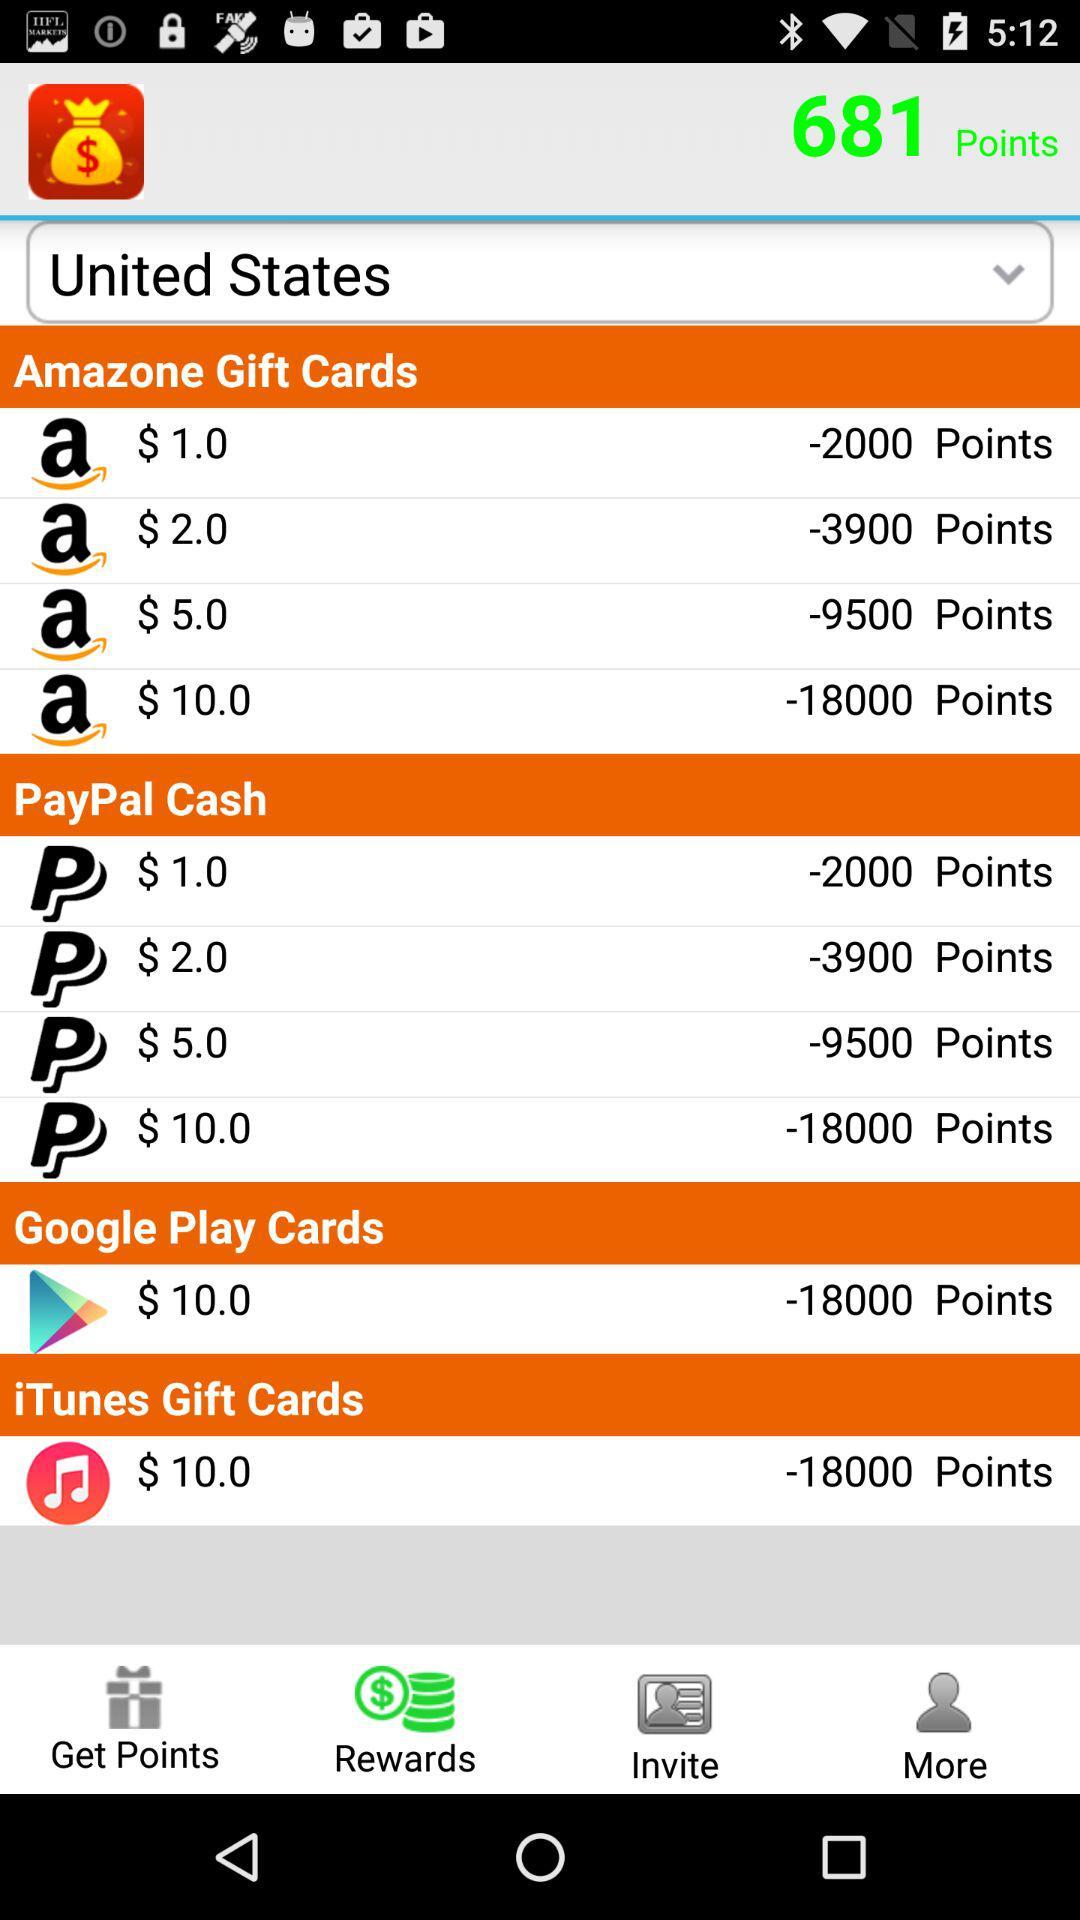 Image resolution: width=1080 pixels, height=1920 pixels. Describe the element at coordinates (135, 1718) in the screenshot. I see `the icon next to the rewards icon` at that location.